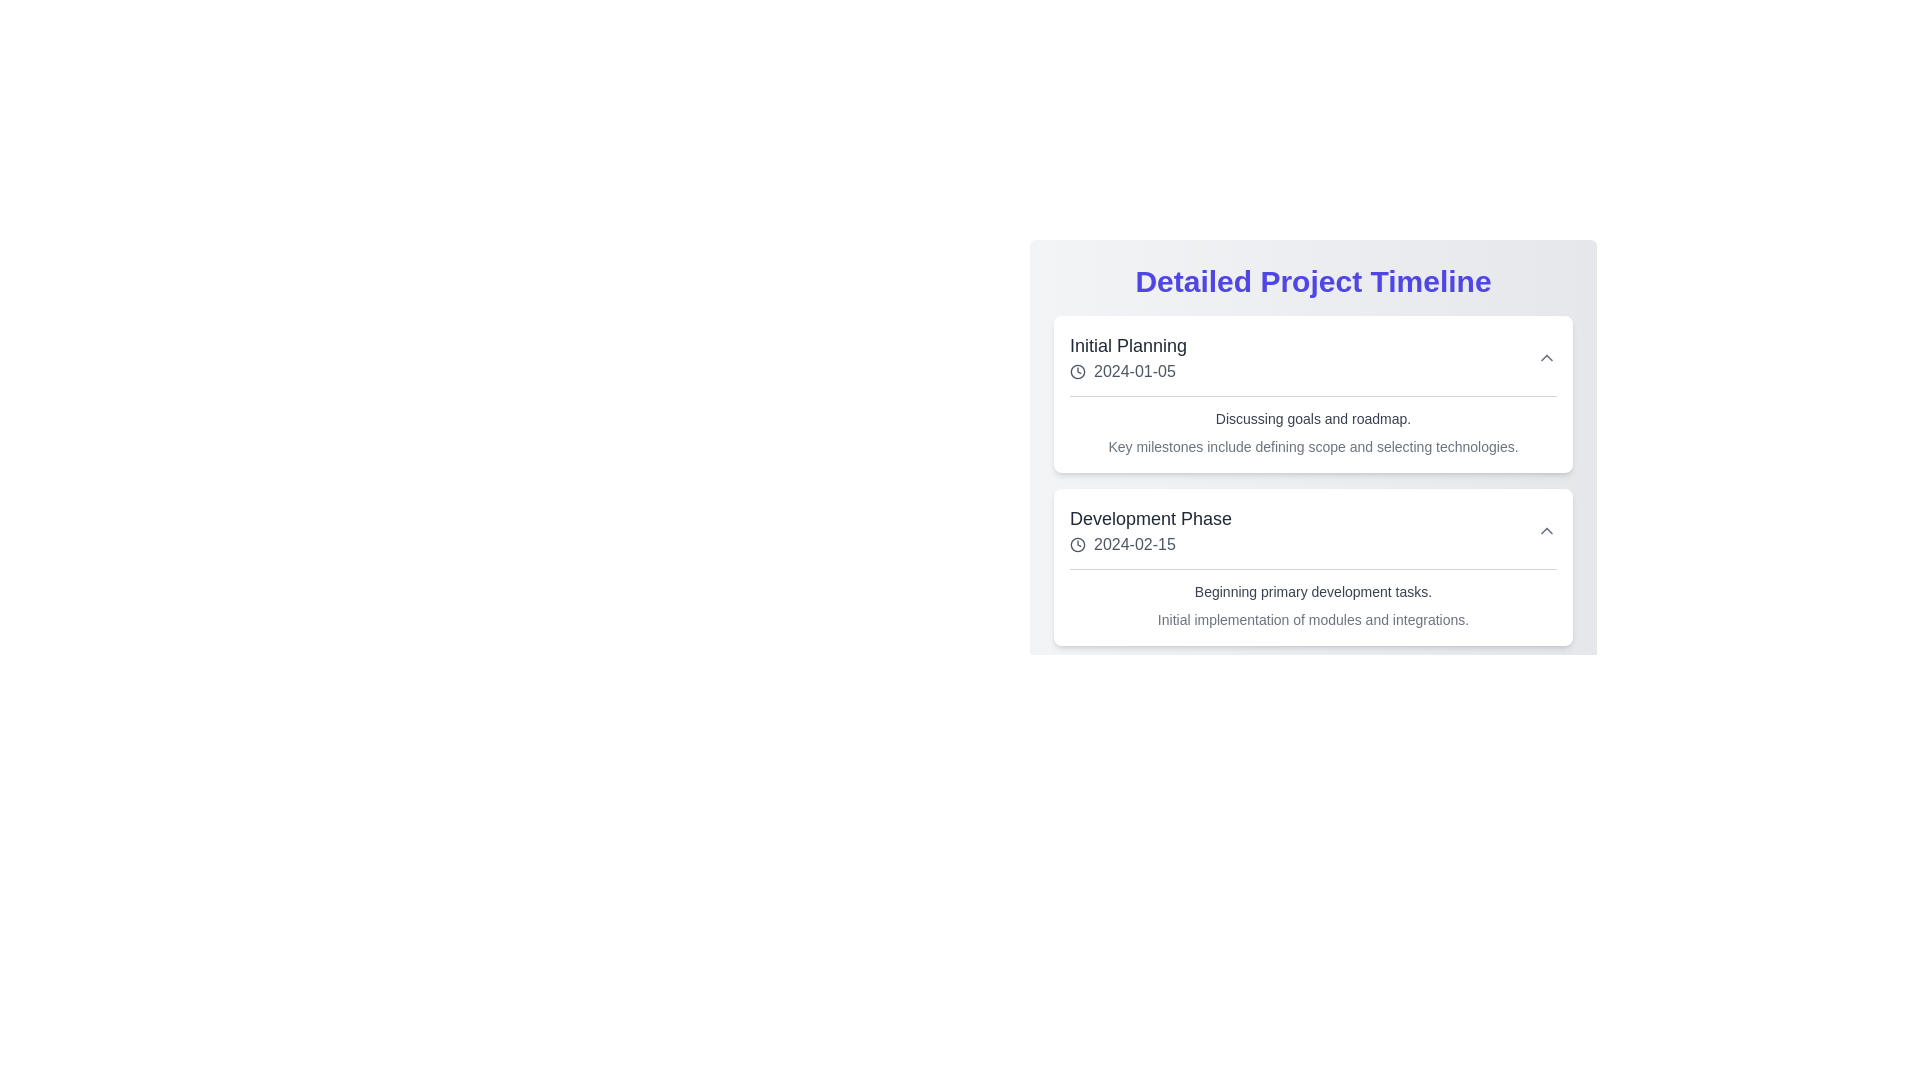 The image size is (1920, 1080). I want to click on the chevron up icon located in the top-right corner of the 'Initial Planning 2024-01-05' card, so click(1545, 357).